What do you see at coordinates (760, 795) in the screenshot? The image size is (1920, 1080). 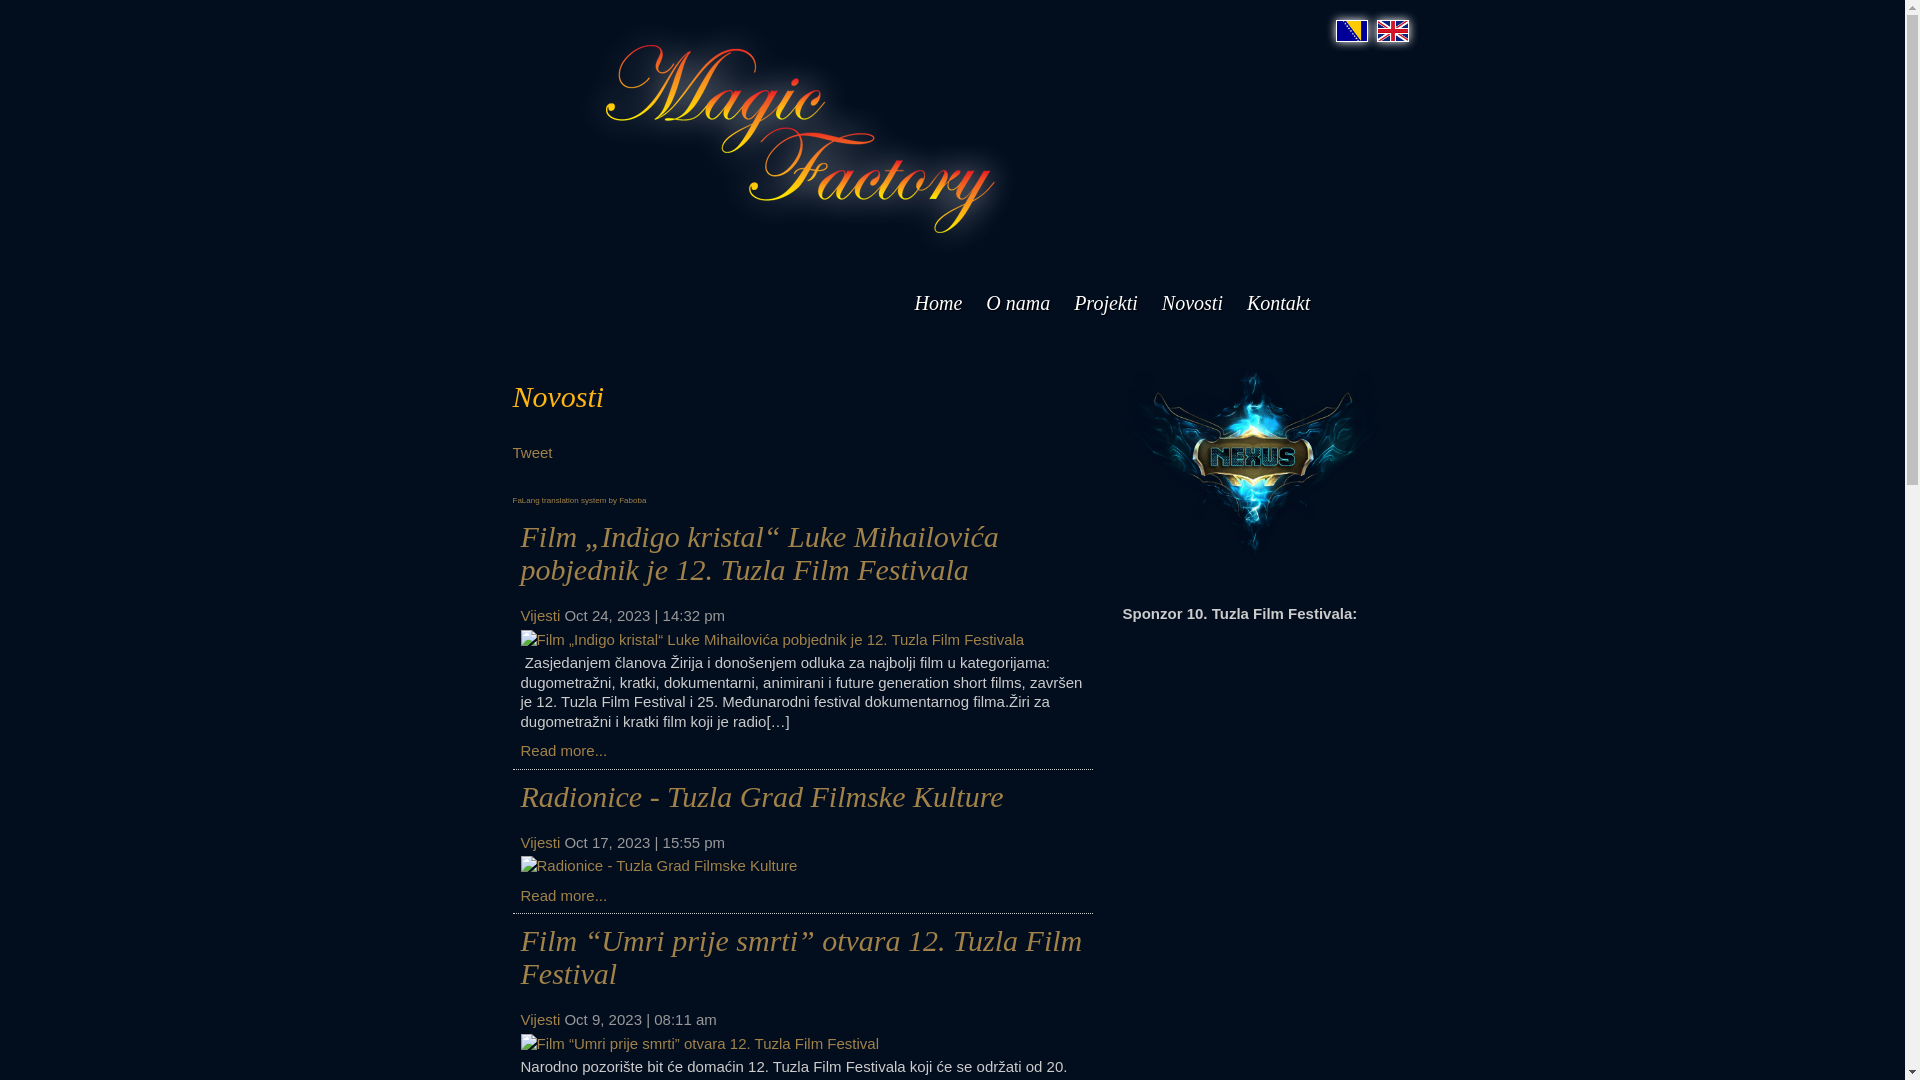 I see `'Radionice - Tuzla Grad Filmske Kulture'` at bounding box center [760, 795].